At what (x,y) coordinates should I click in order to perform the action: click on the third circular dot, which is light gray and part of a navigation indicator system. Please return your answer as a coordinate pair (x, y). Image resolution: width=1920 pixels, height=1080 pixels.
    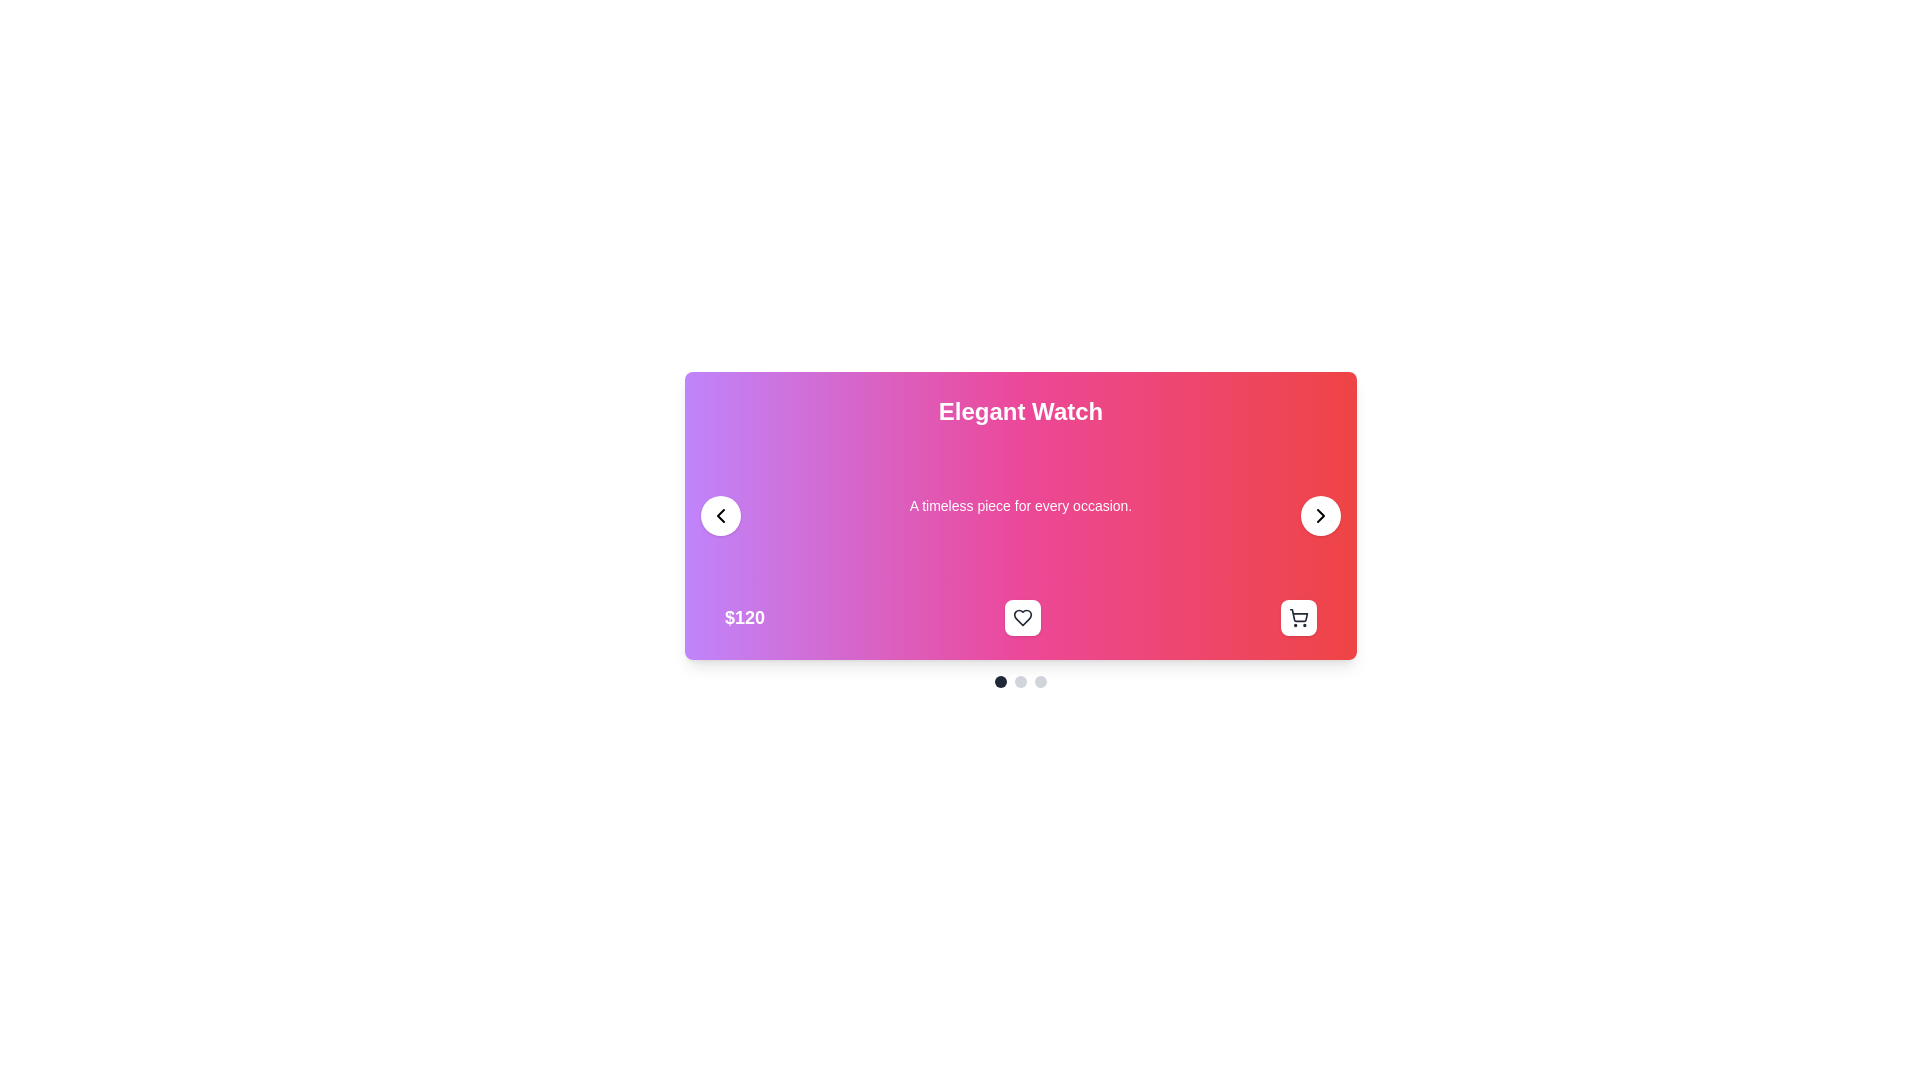
    Looking at the image, I should click on (1040, 681).